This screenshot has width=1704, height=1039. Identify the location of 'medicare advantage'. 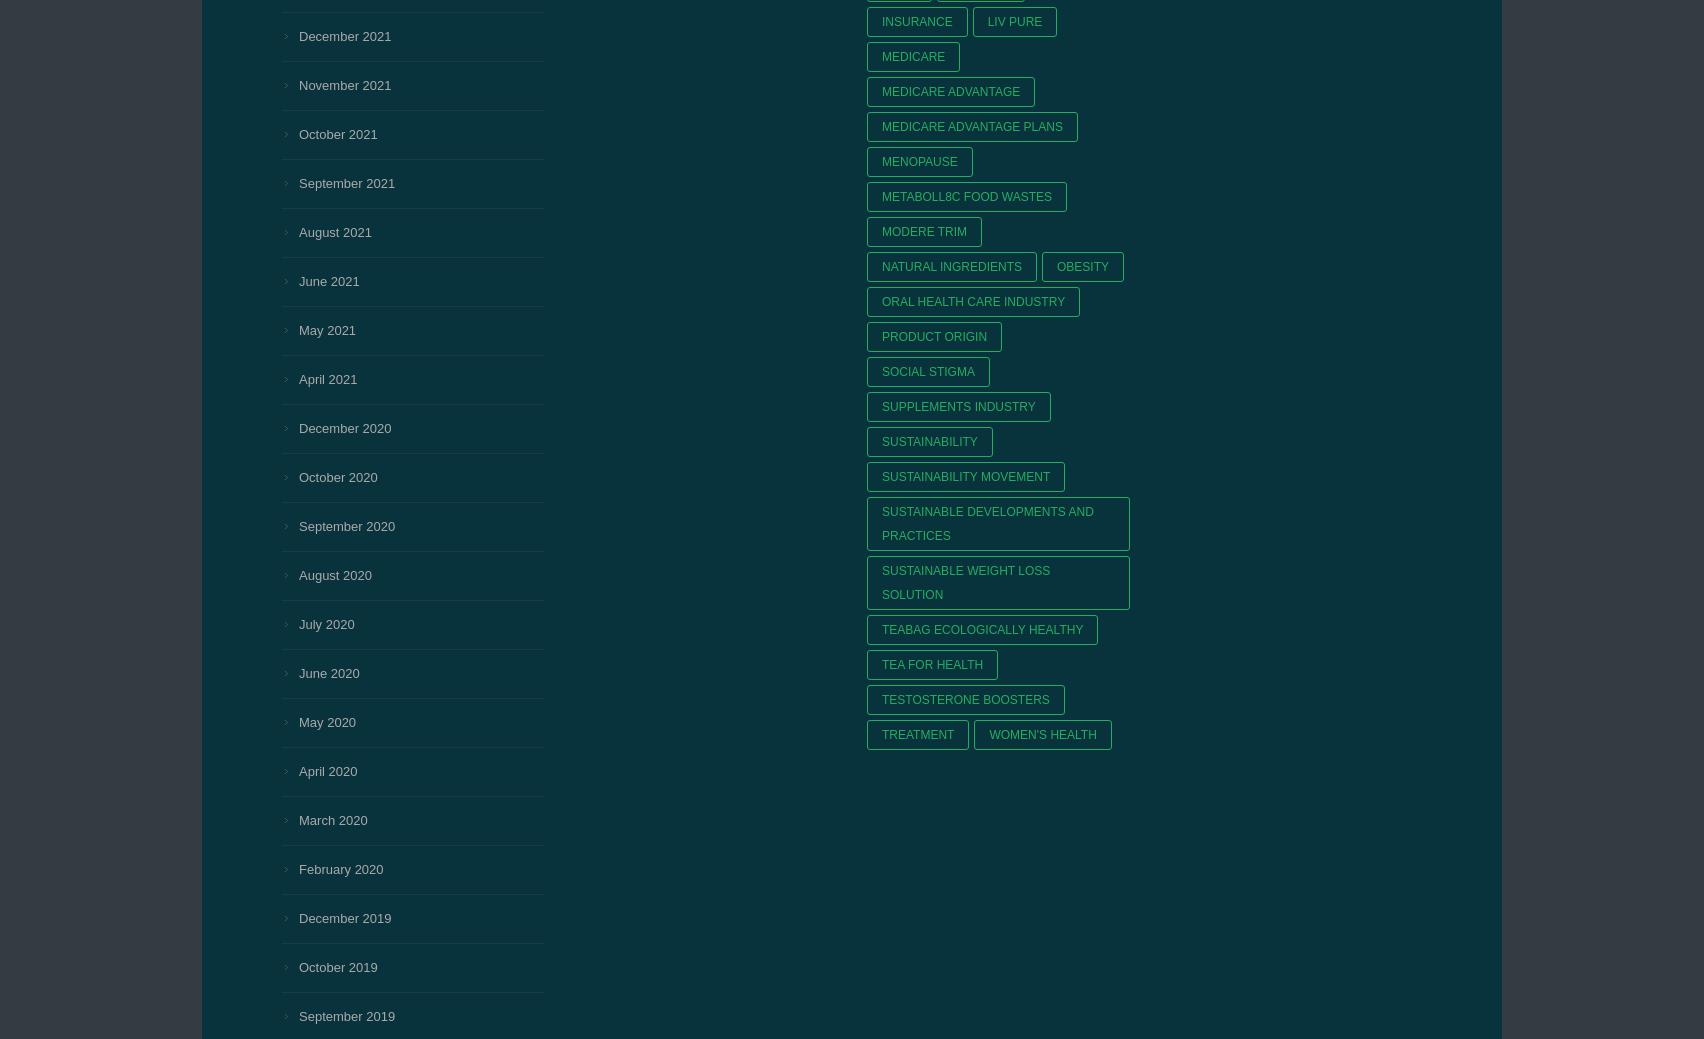
(951, 90).